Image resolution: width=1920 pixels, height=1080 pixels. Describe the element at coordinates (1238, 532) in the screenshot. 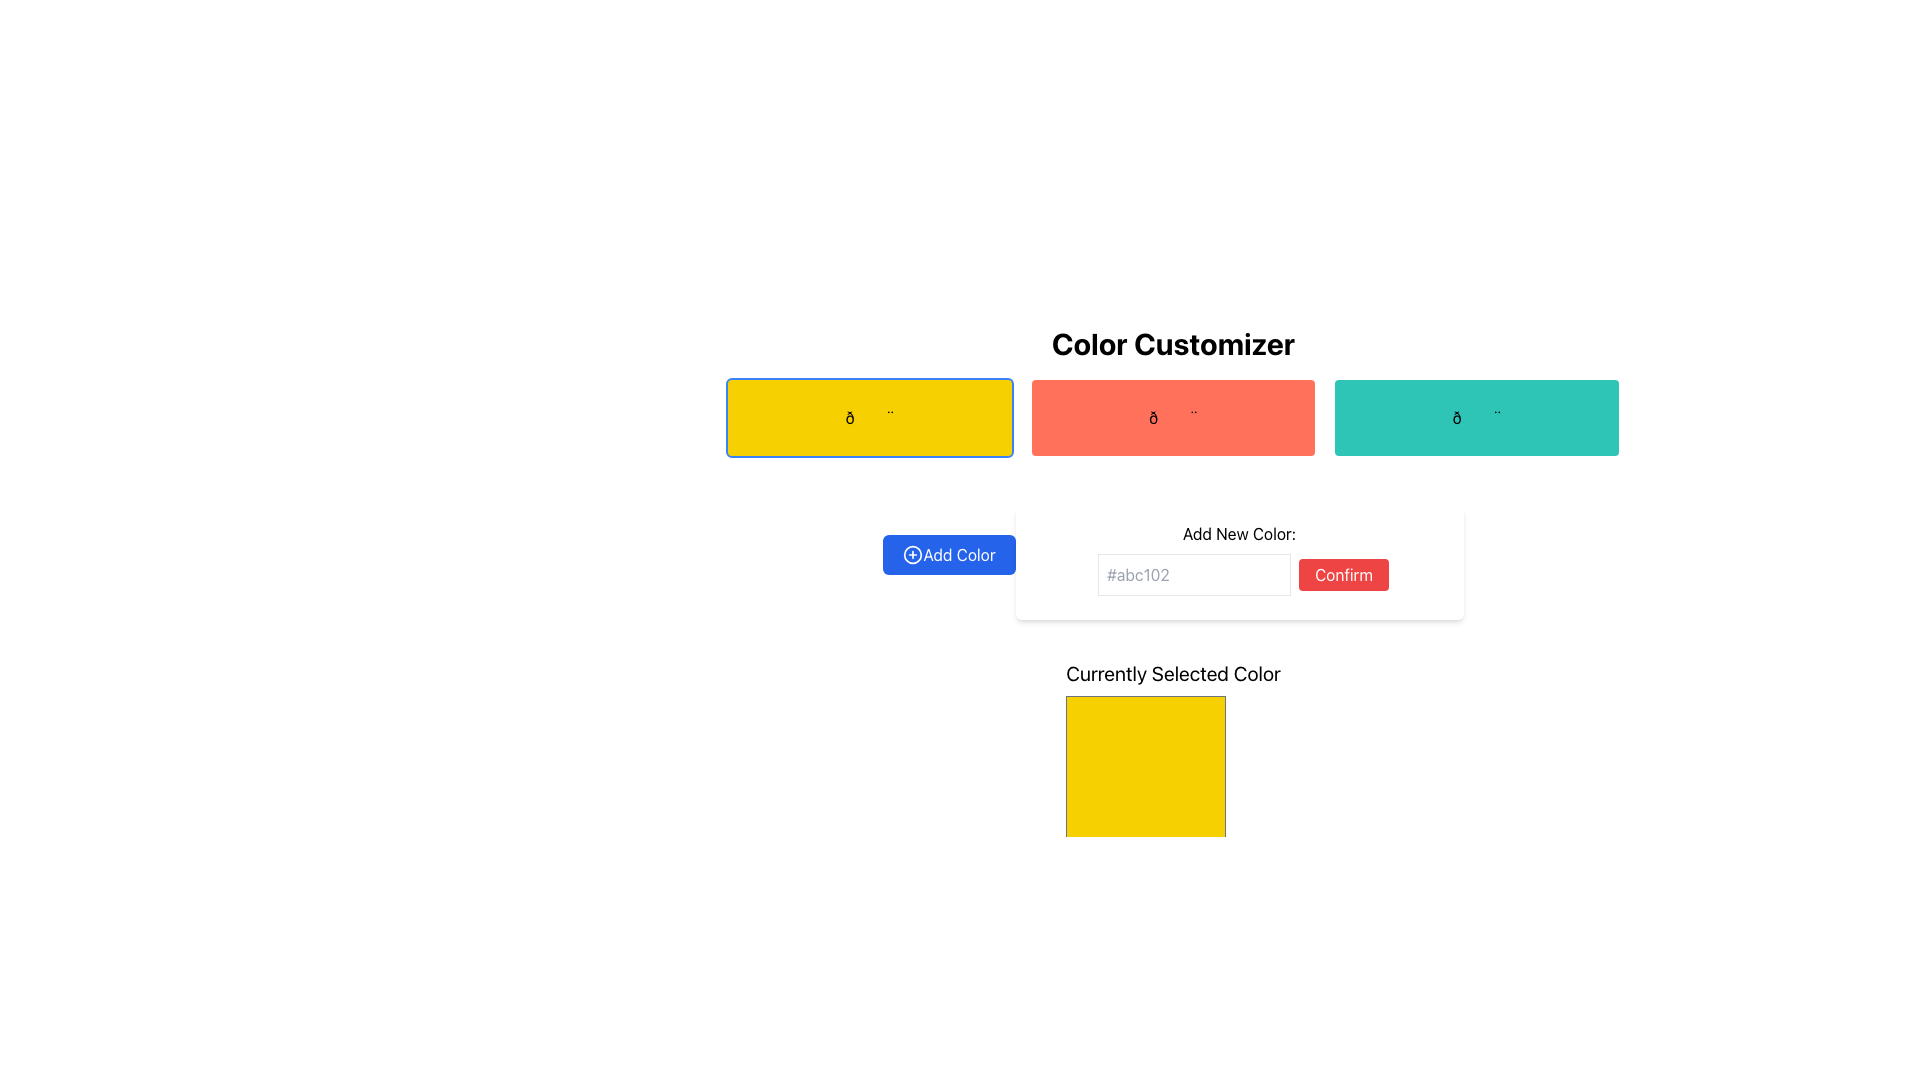

I see `the instructional text label 'Add New Color:' which indicates the purpose of the subsequent input field and button` at that location.